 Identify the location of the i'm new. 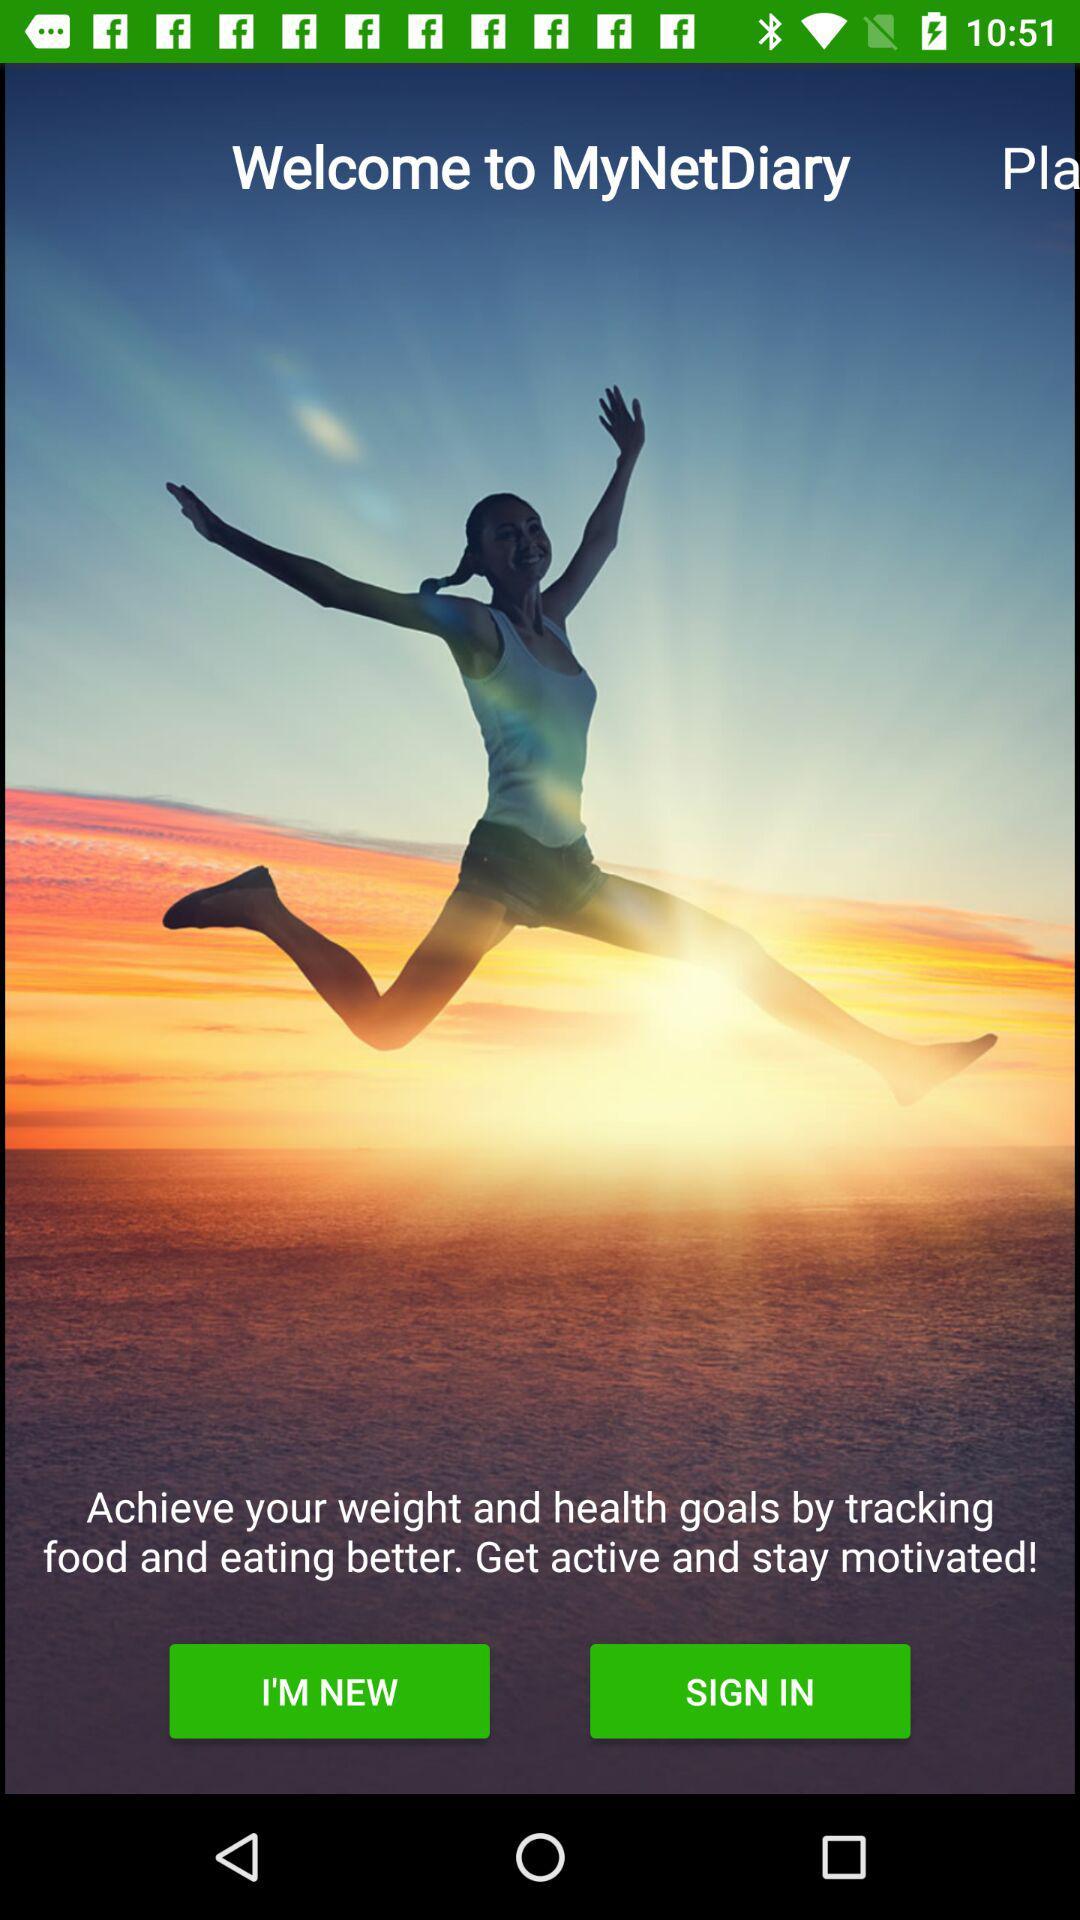
(328, 1690).